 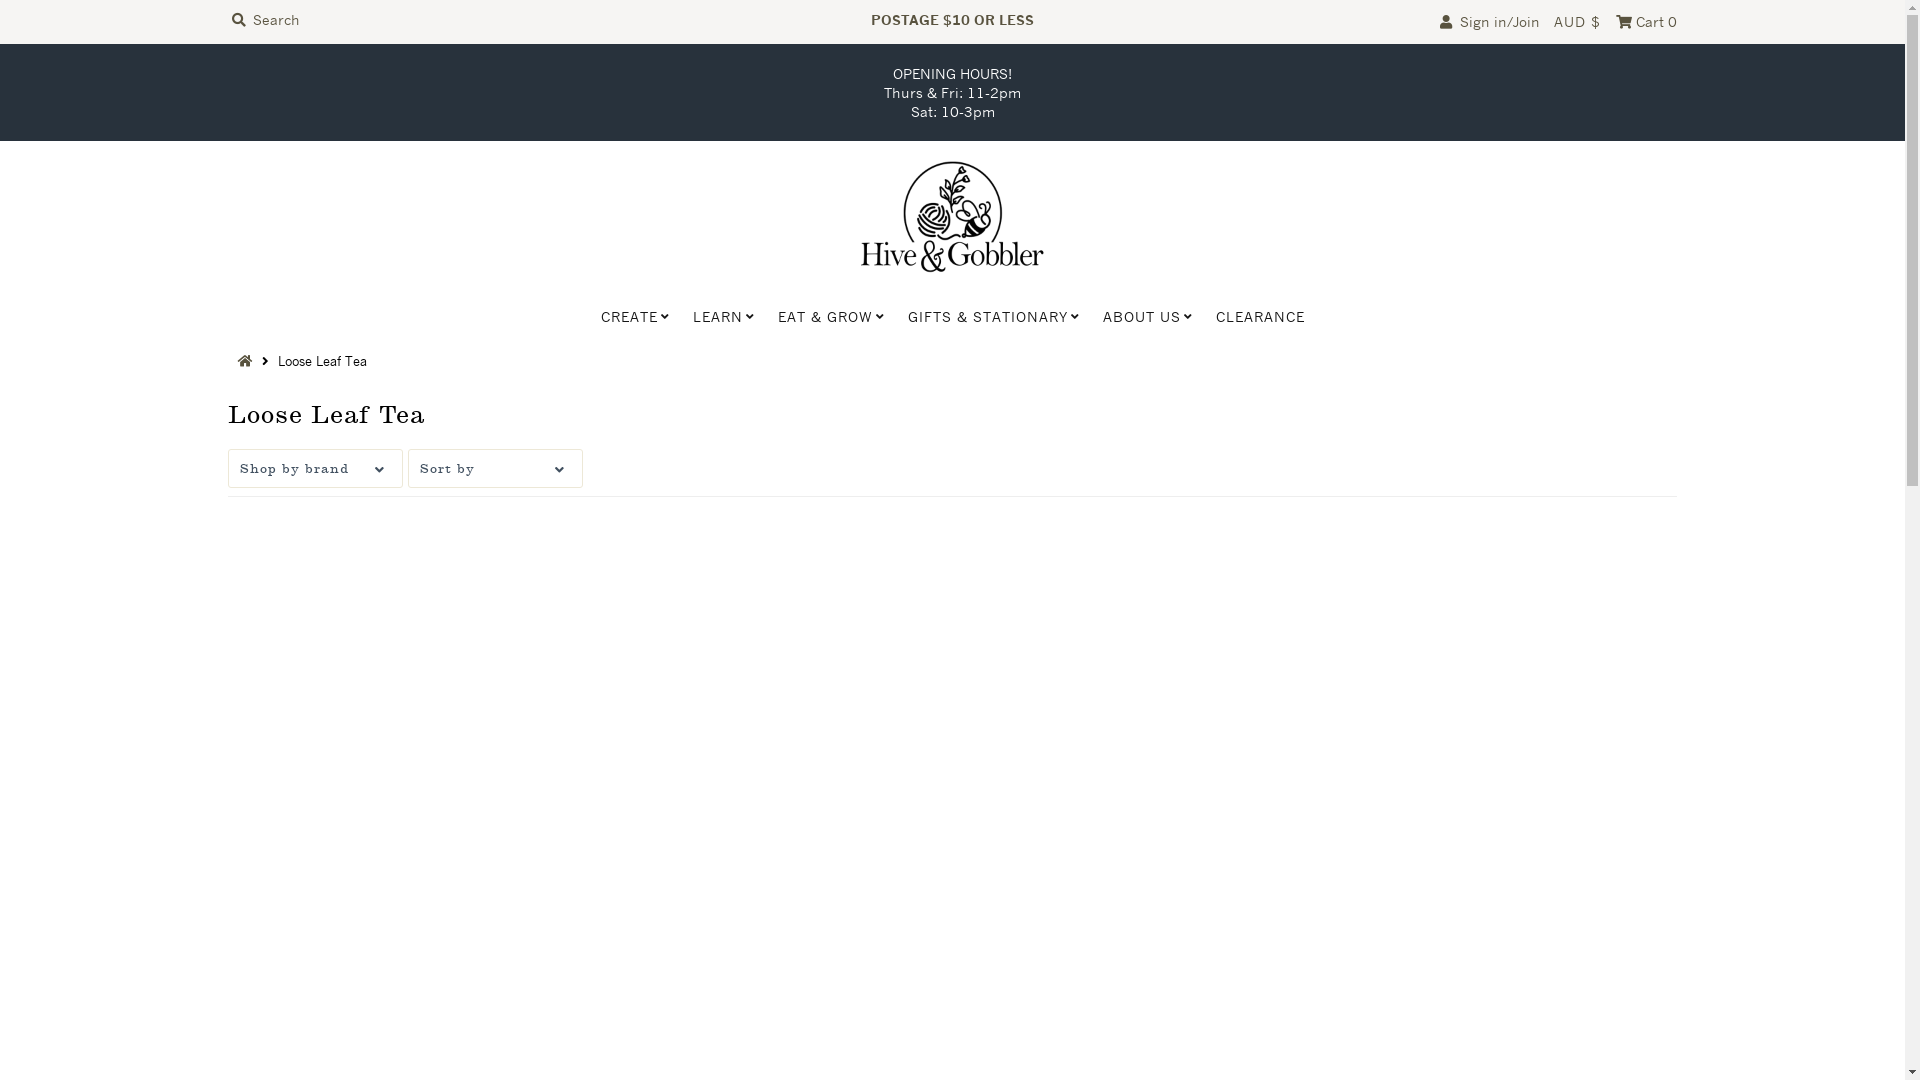 I want to click on 'Back to the frontpage', so click(x=247, y=361).